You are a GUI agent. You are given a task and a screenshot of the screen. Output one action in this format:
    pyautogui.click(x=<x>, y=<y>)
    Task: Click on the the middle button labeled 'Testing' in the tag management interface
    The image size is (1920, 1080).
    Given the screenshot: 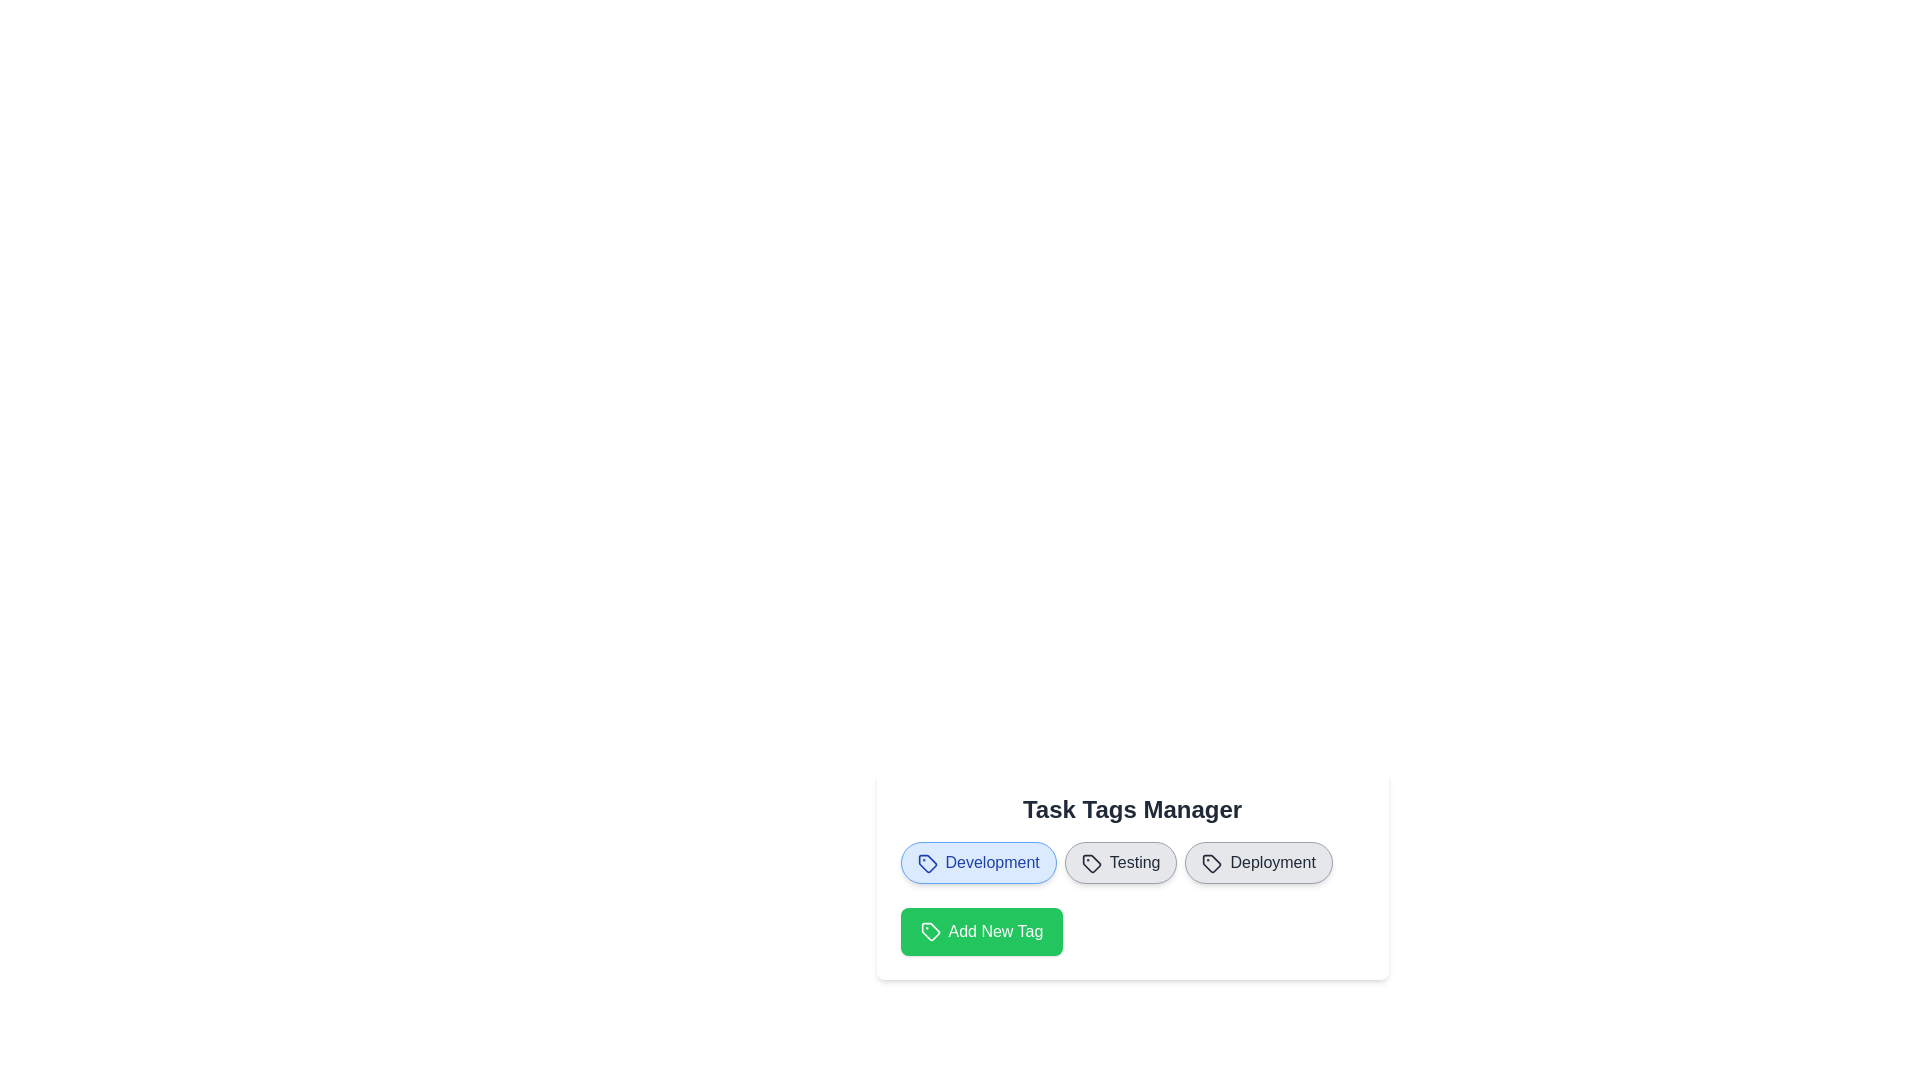 What is the action you would take?
    pyautogui.click(x=1132, y=874)
    